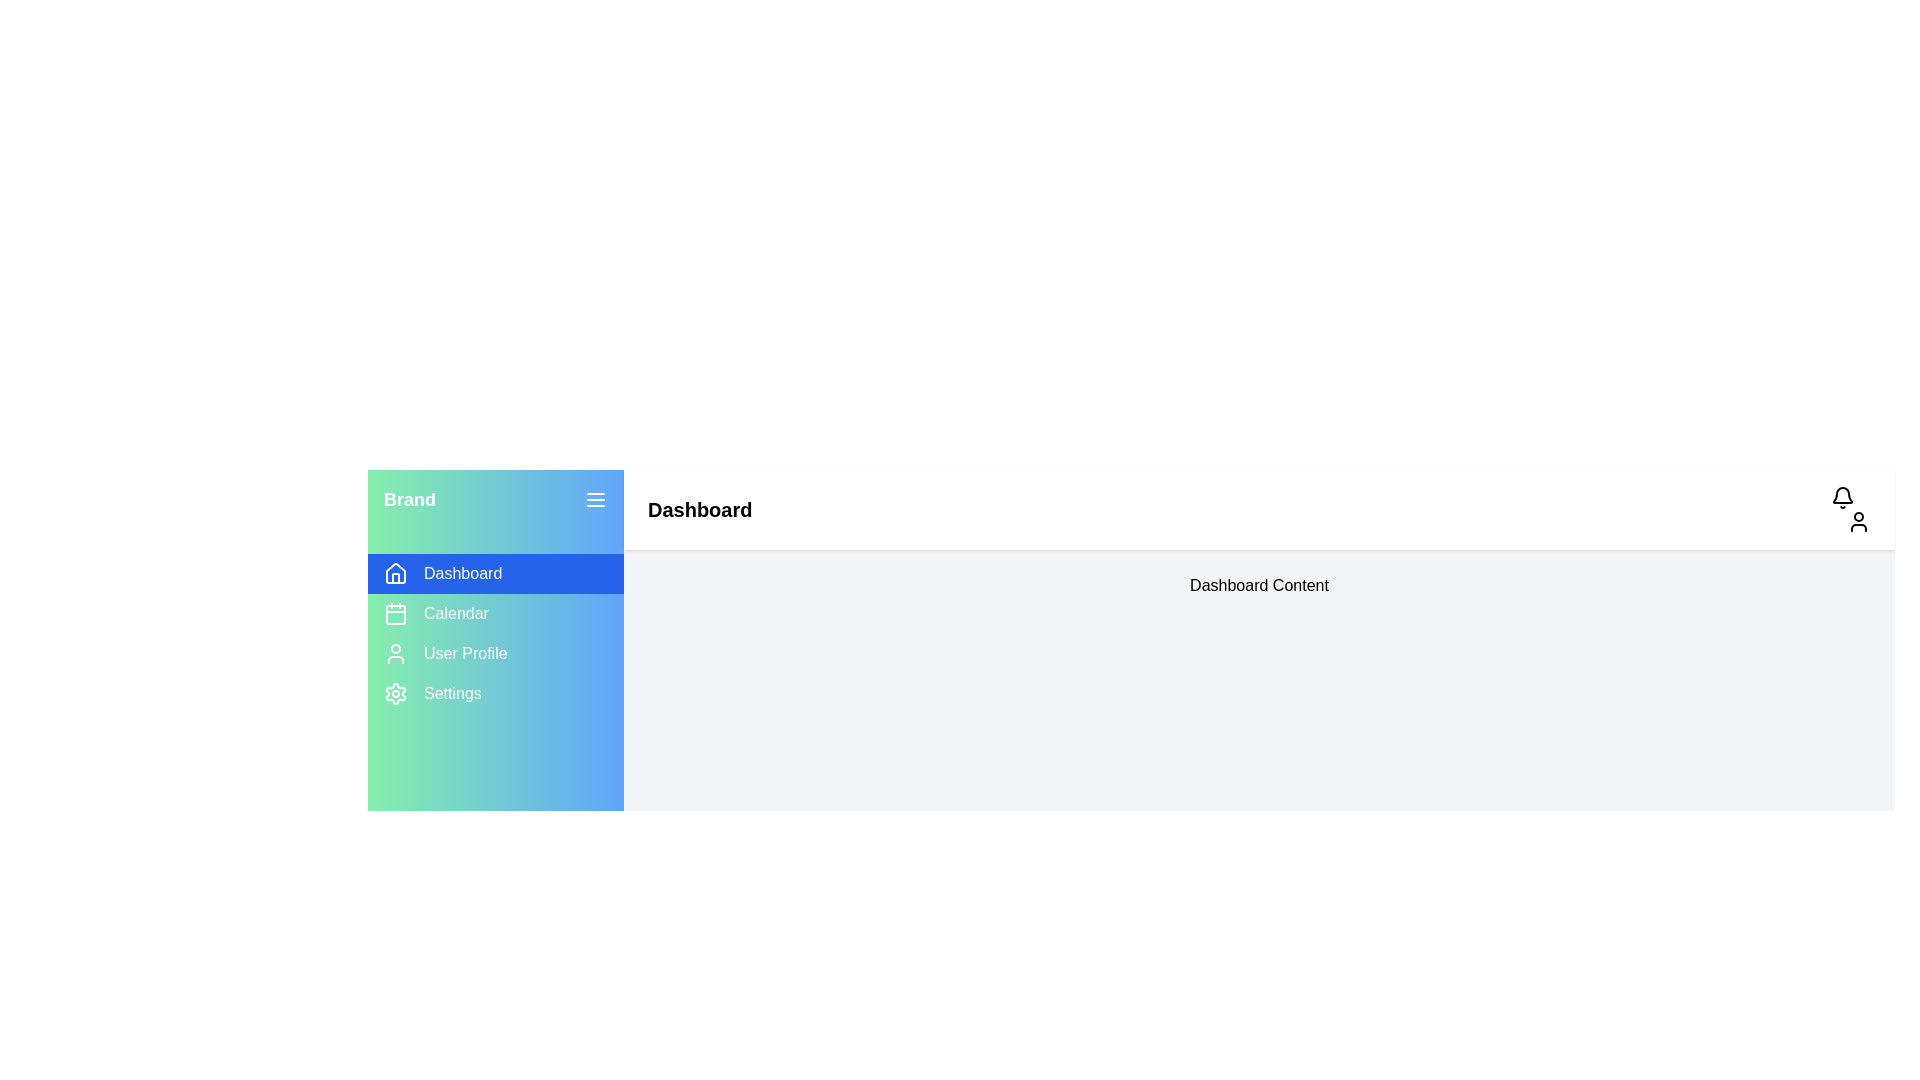  What do you see at coordinates (408, 499) in the screenshot?
I see `the branding or title label located in the top left corner of the navigation sidebar, which is positioned above the navigation links and to the left of the menu icon` at bounding box center [408, 499].